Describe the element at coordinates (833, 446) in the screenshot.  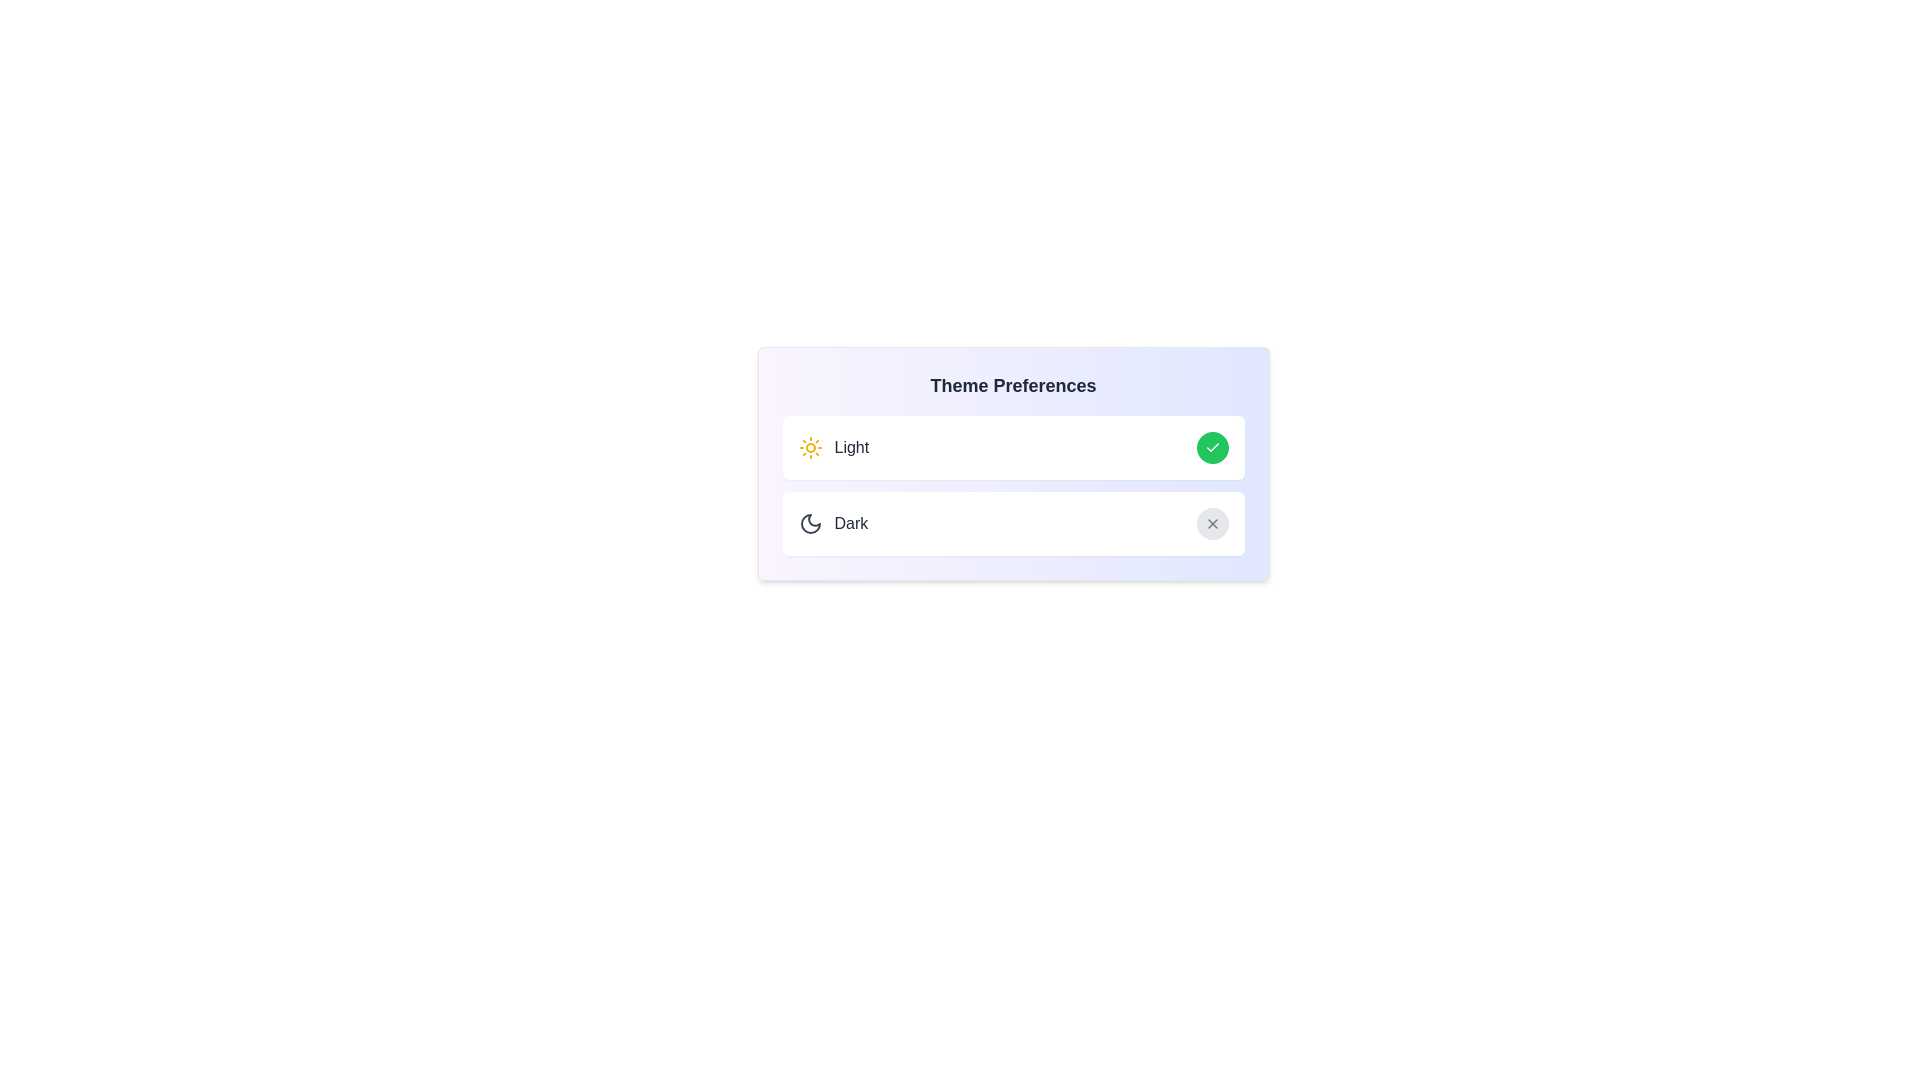
I see `the 'Light' theme text to toggle its selection` at that location.